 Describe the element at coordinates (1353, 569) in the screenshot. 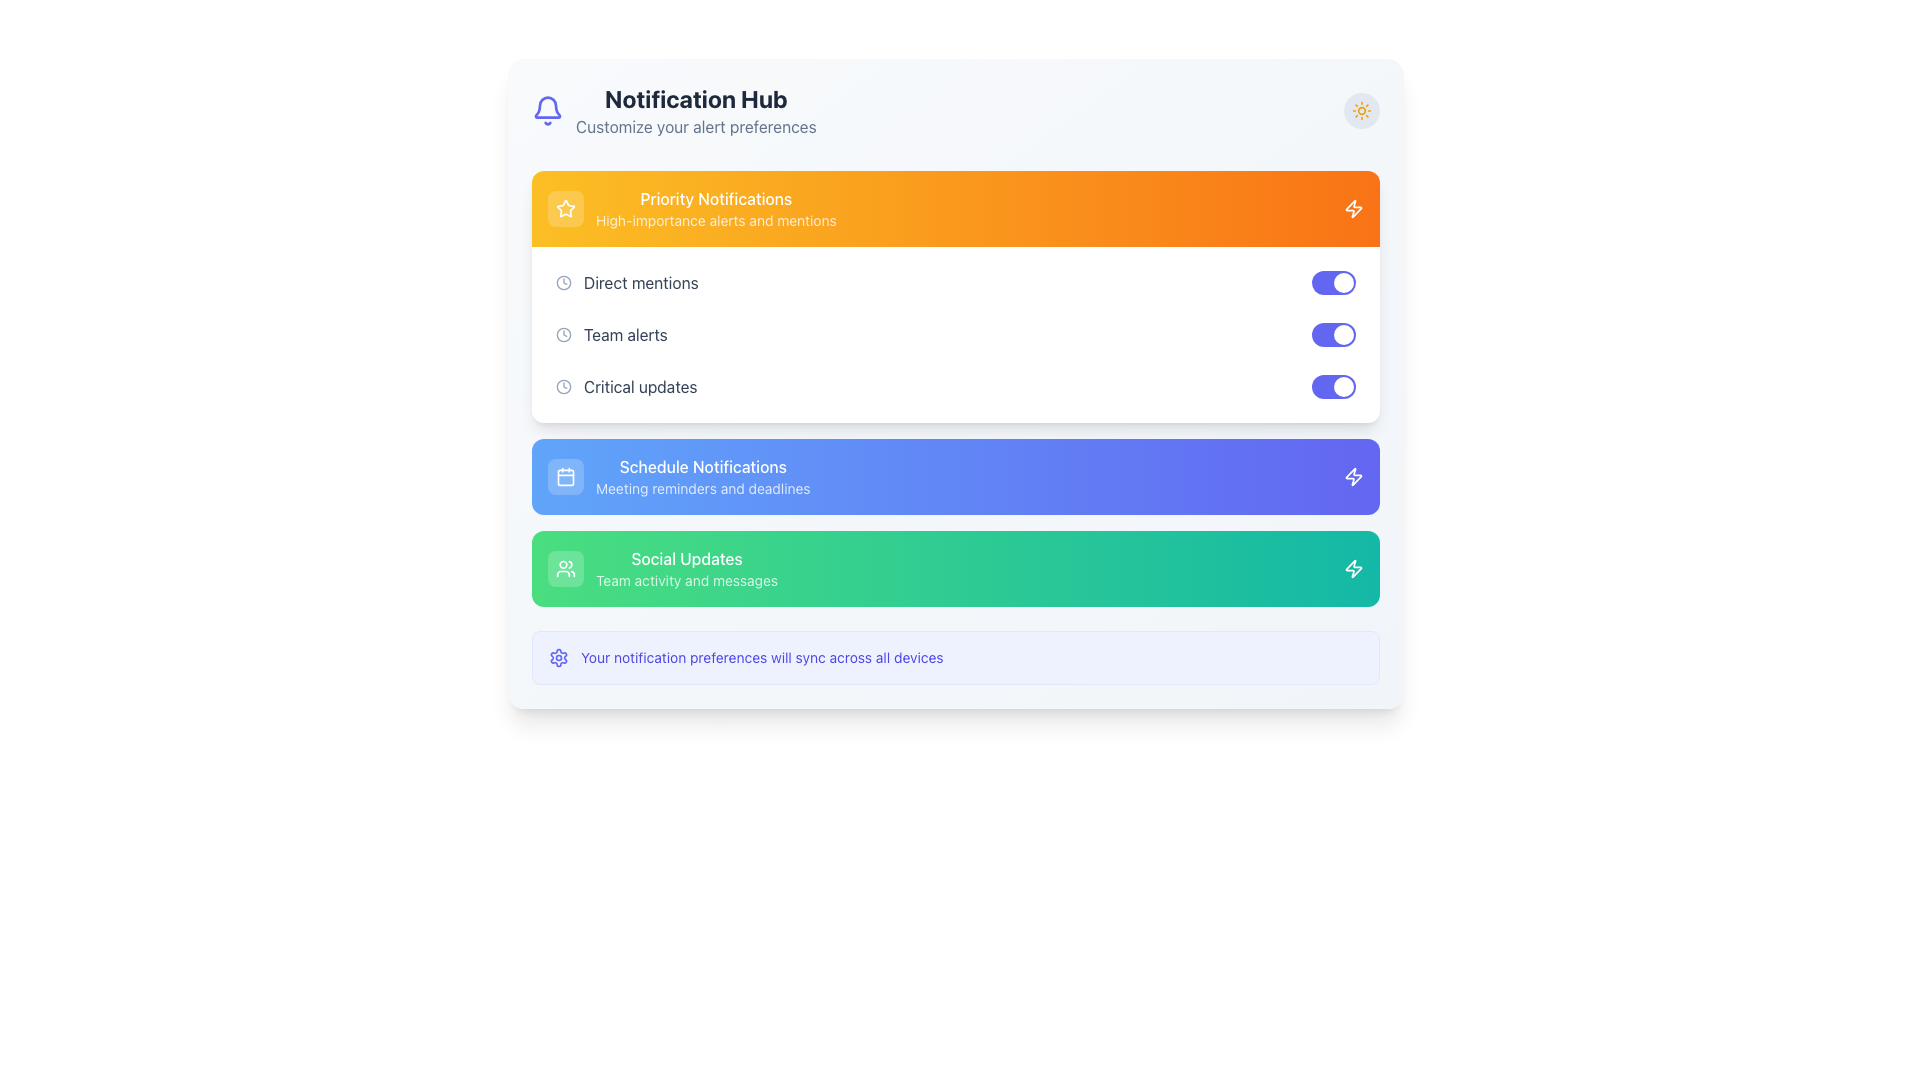

I see `the SVG Icon that indicates the significance of the 'Social Updates' section, located to the right of the green bar labeled 'Social Updates'` at that location.